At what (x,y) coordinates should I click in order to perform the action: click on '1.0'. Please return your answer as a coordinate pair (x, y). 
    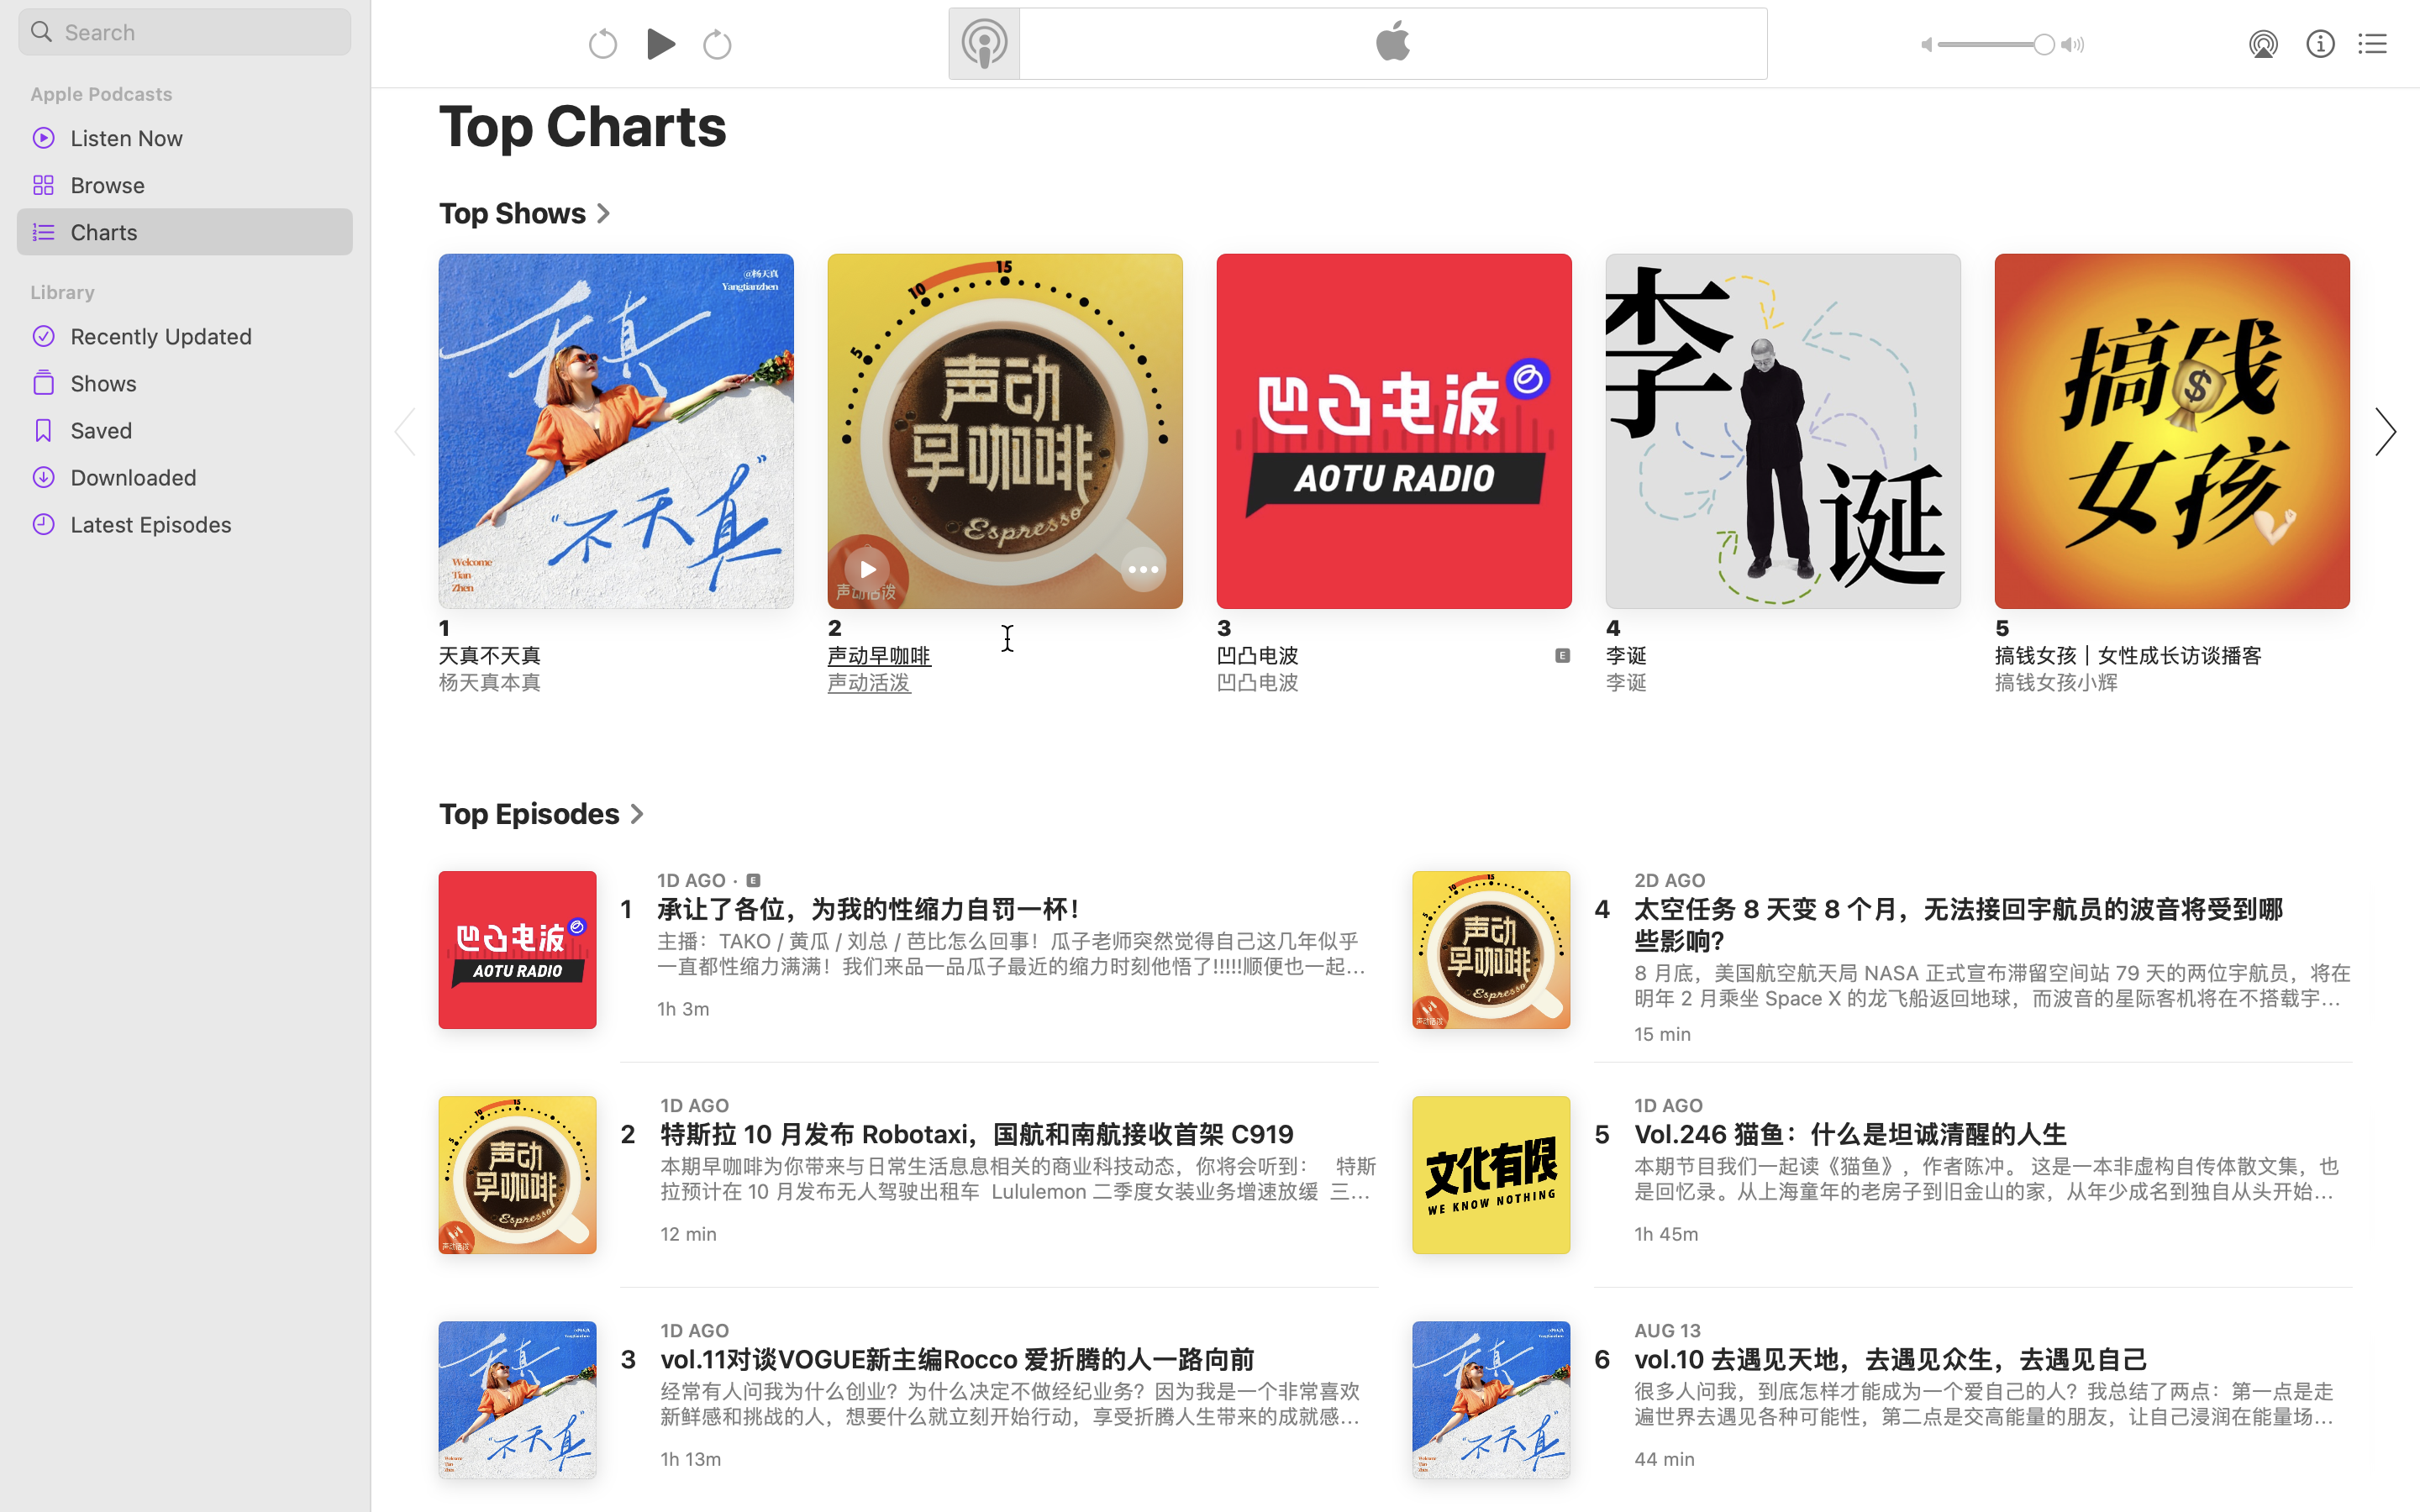
    Looking at the image, I should click on (1996, 44).